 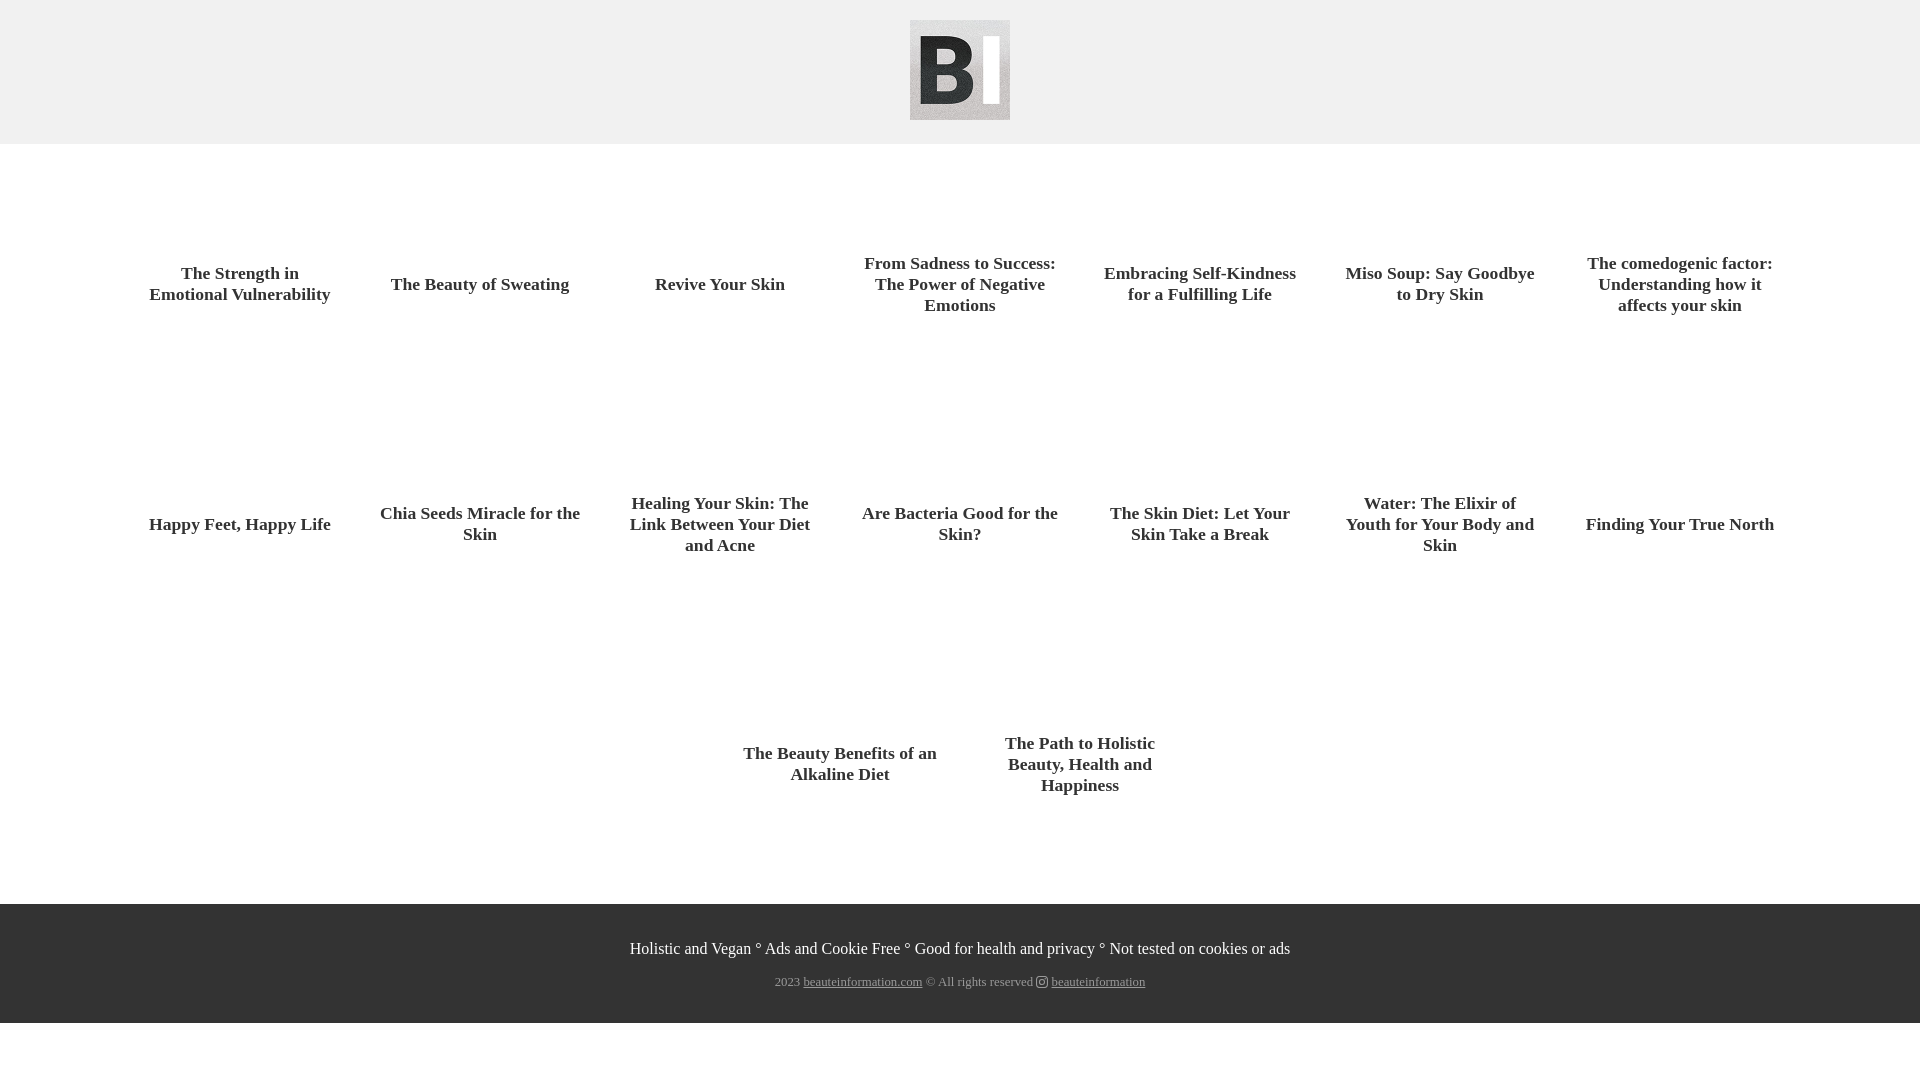 I want to click on 'From Sadness to Success: The Power of Negative Emotions', so click(x=960, y=283).